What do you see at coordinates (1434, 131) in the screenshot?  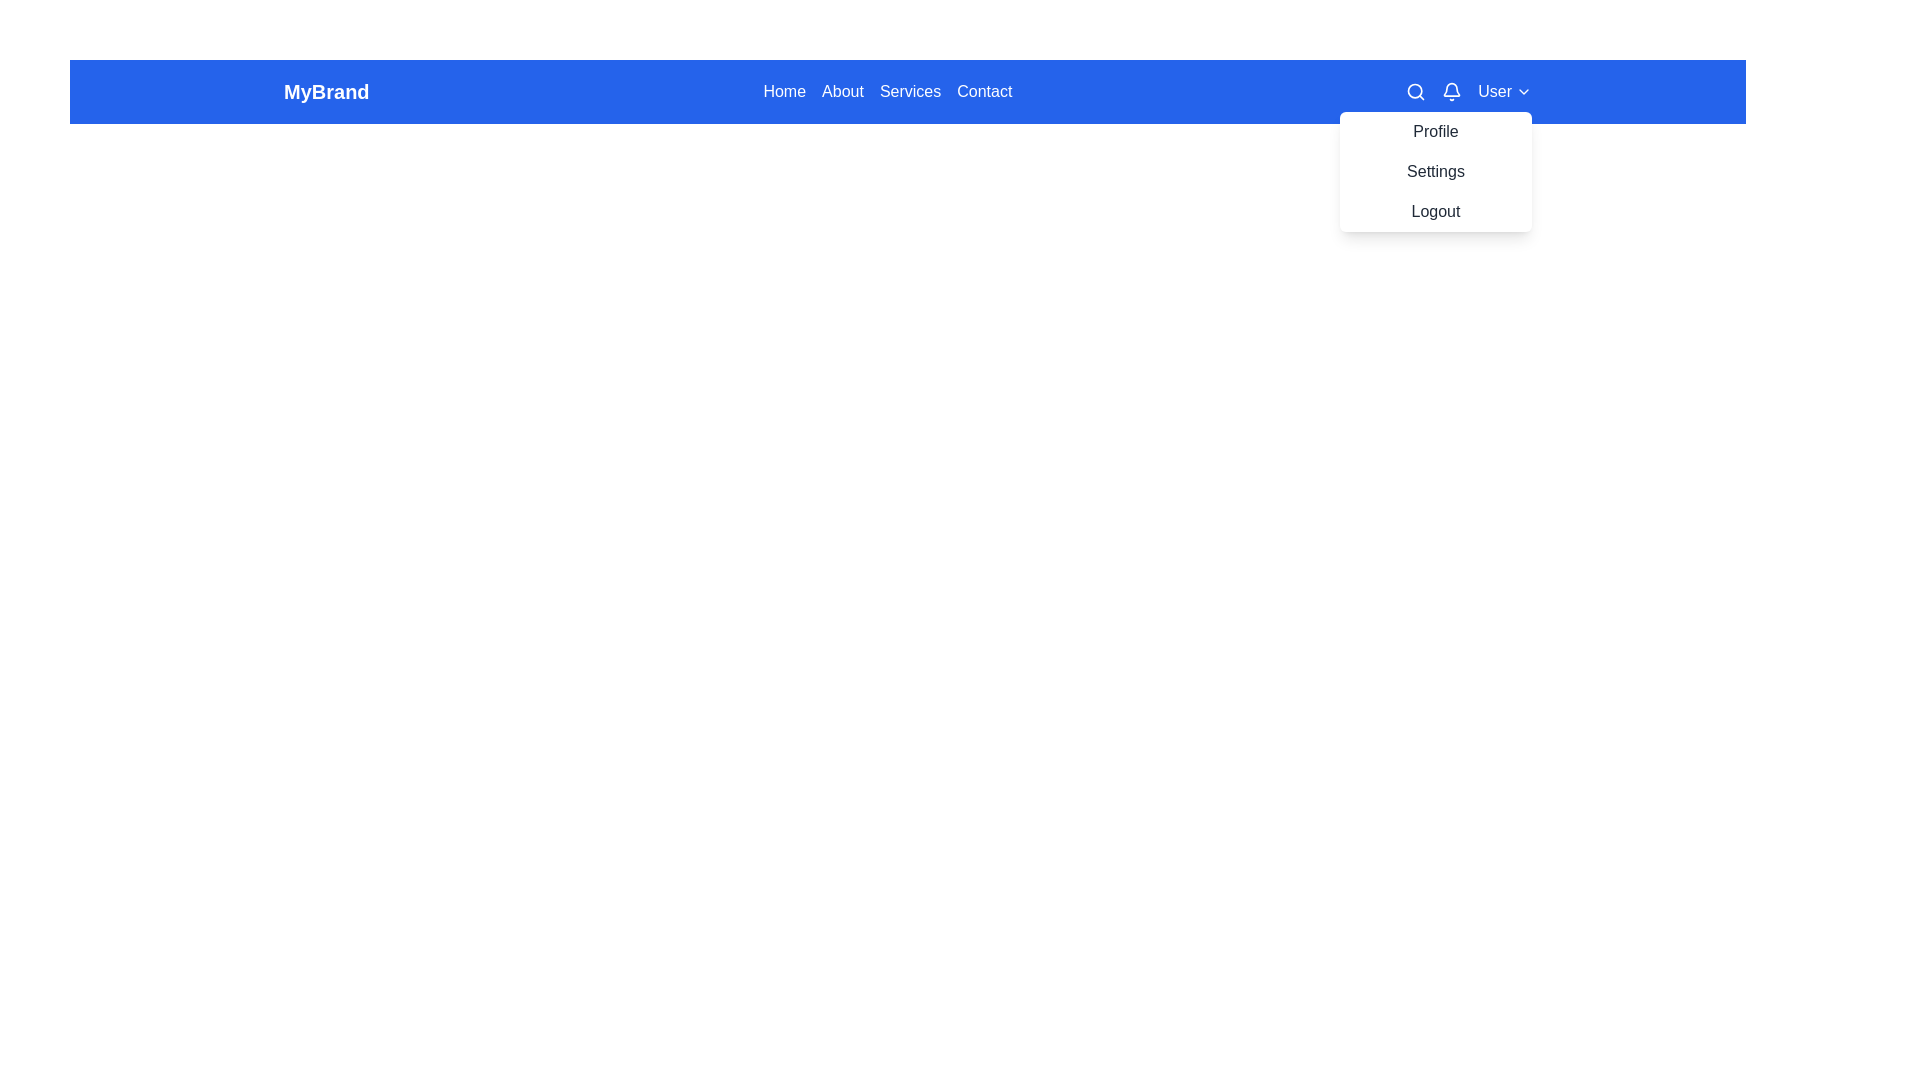 I see `the 'Profile' dropdown menu item, which is the first option in the dropdown located under the 'User' label in the top-right corner of the interface` at bounding box center [1434, 131].